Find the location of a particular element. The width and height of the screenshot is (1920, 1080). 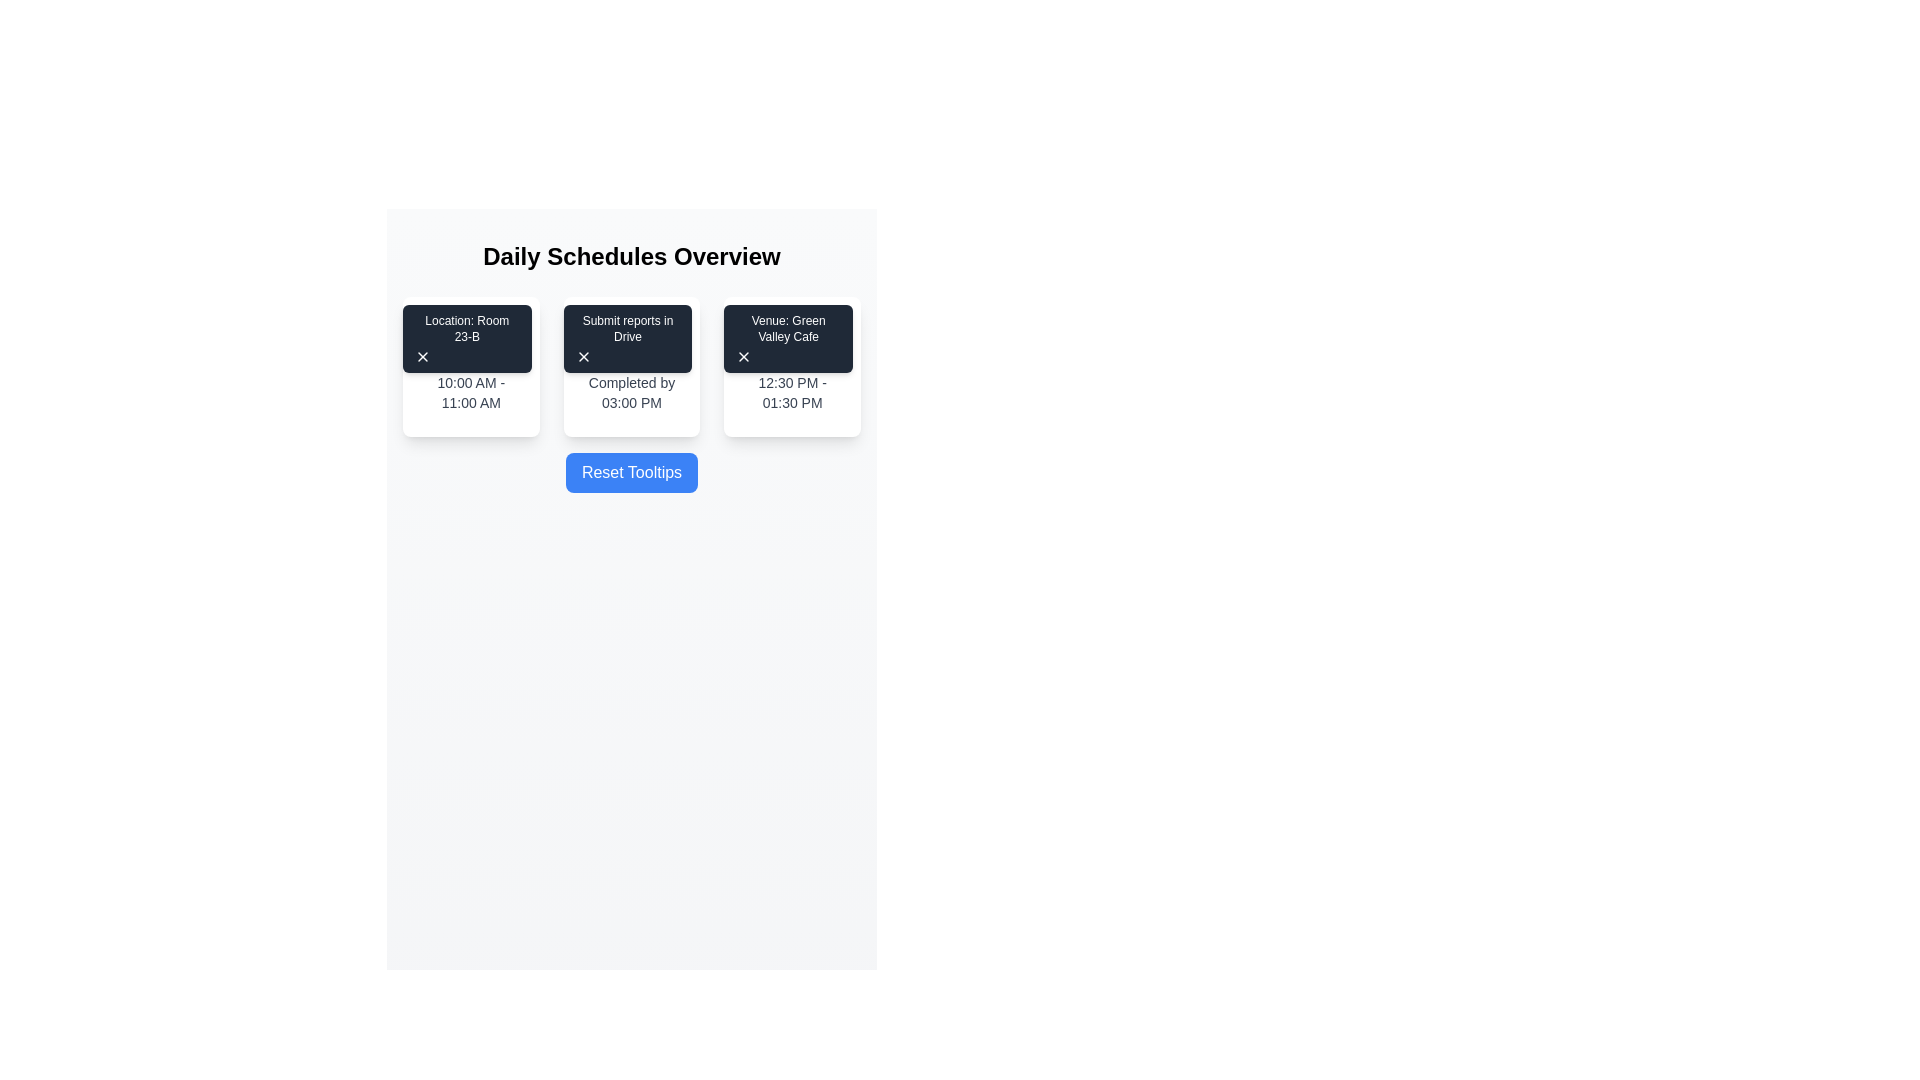

the Text Display Component that shows 'Marketing Meeting' and '10:00 AM - 11:00 AM', which is the first element in the row under 'Daily Schedules Overview' is located at coordinates (470, 366).